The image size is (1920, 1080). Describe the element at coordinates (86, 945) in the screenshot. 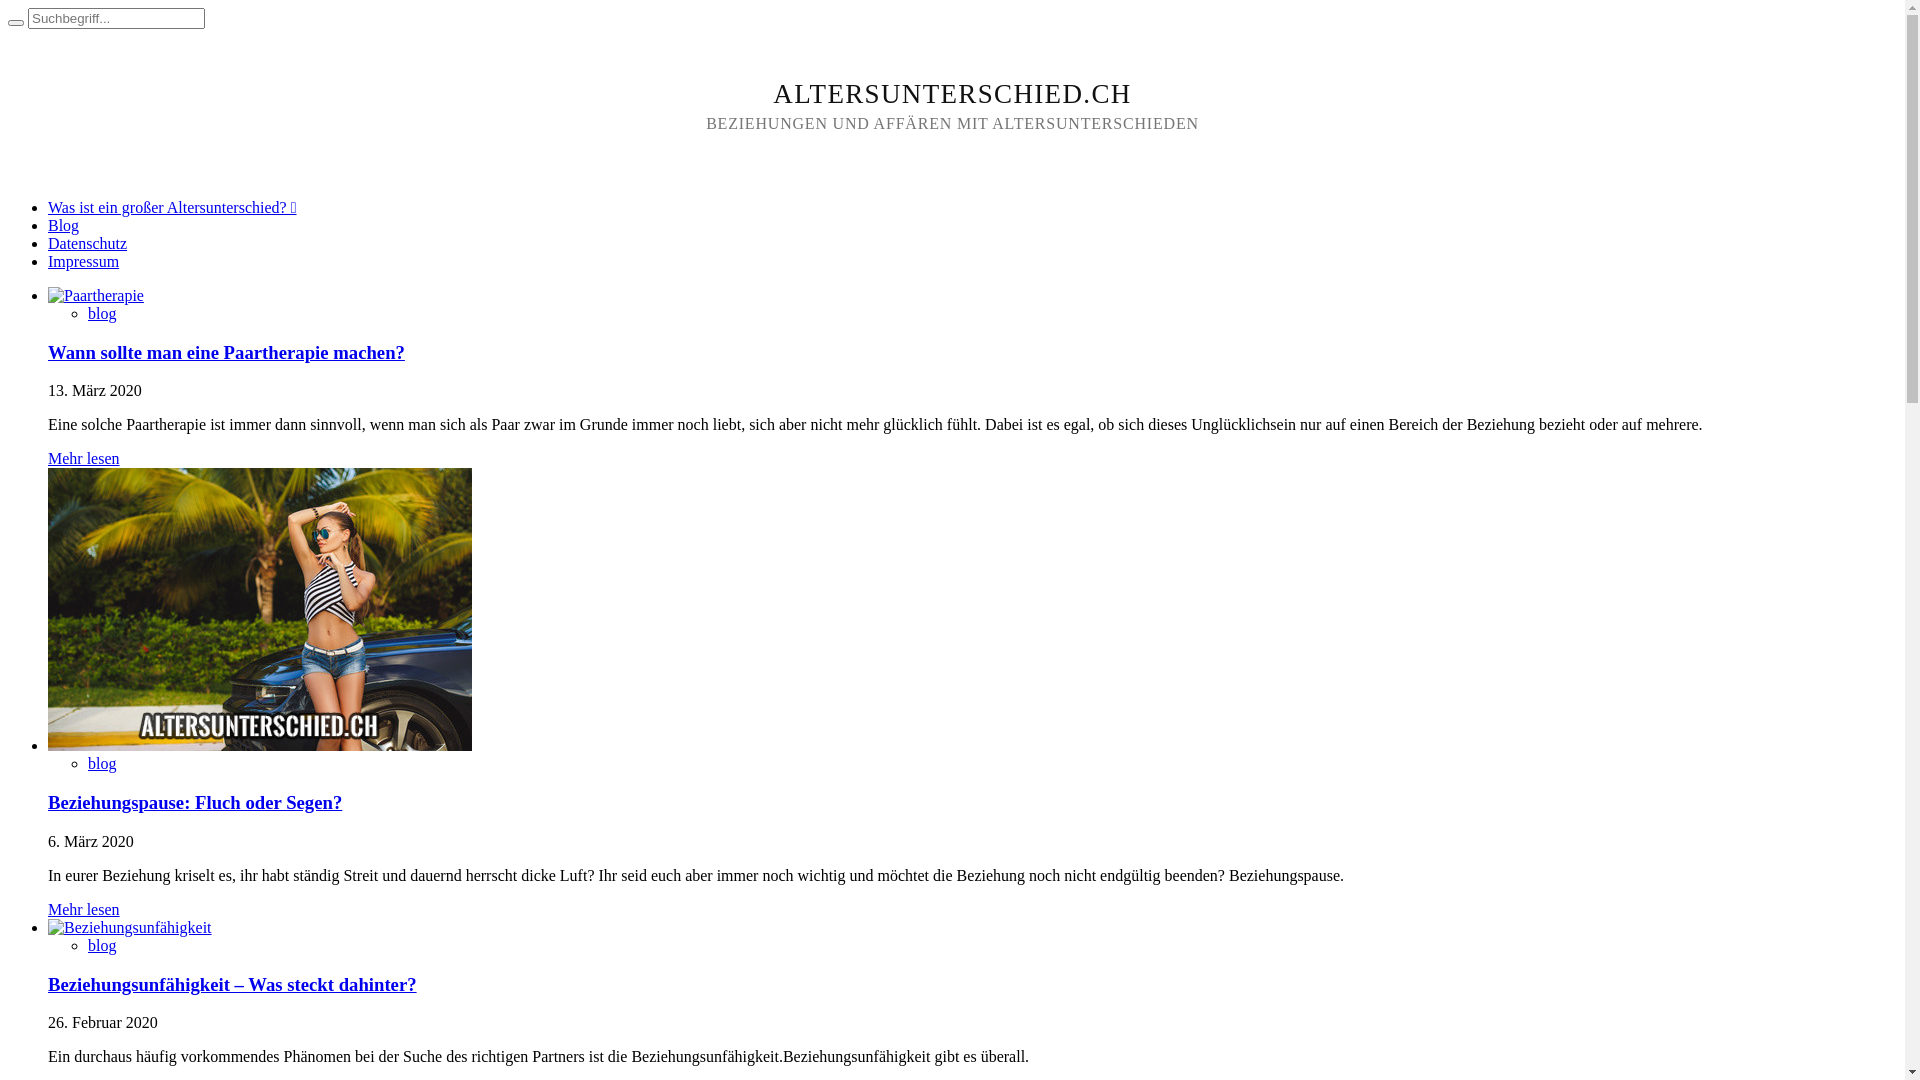

I see `'blog'` at that location.